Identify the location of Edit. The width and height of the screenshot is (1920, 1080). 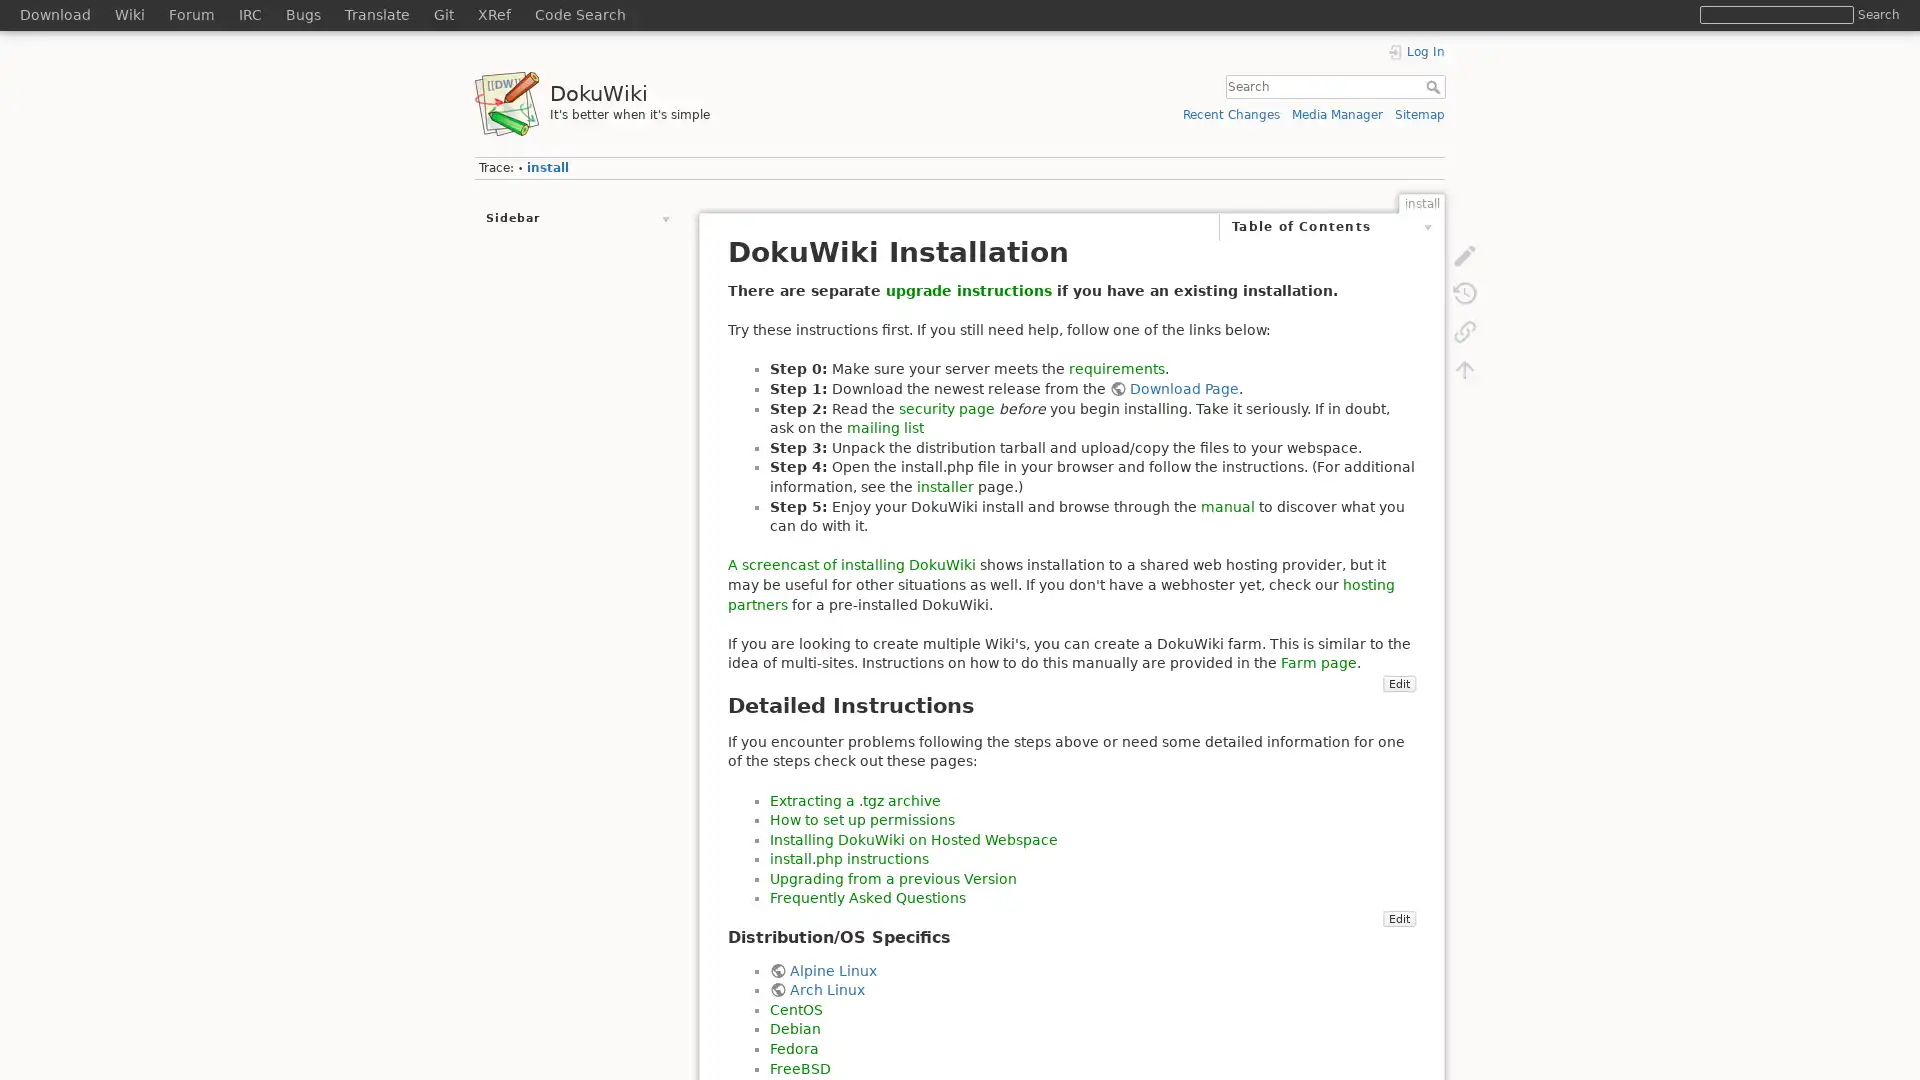
(1397, 975).